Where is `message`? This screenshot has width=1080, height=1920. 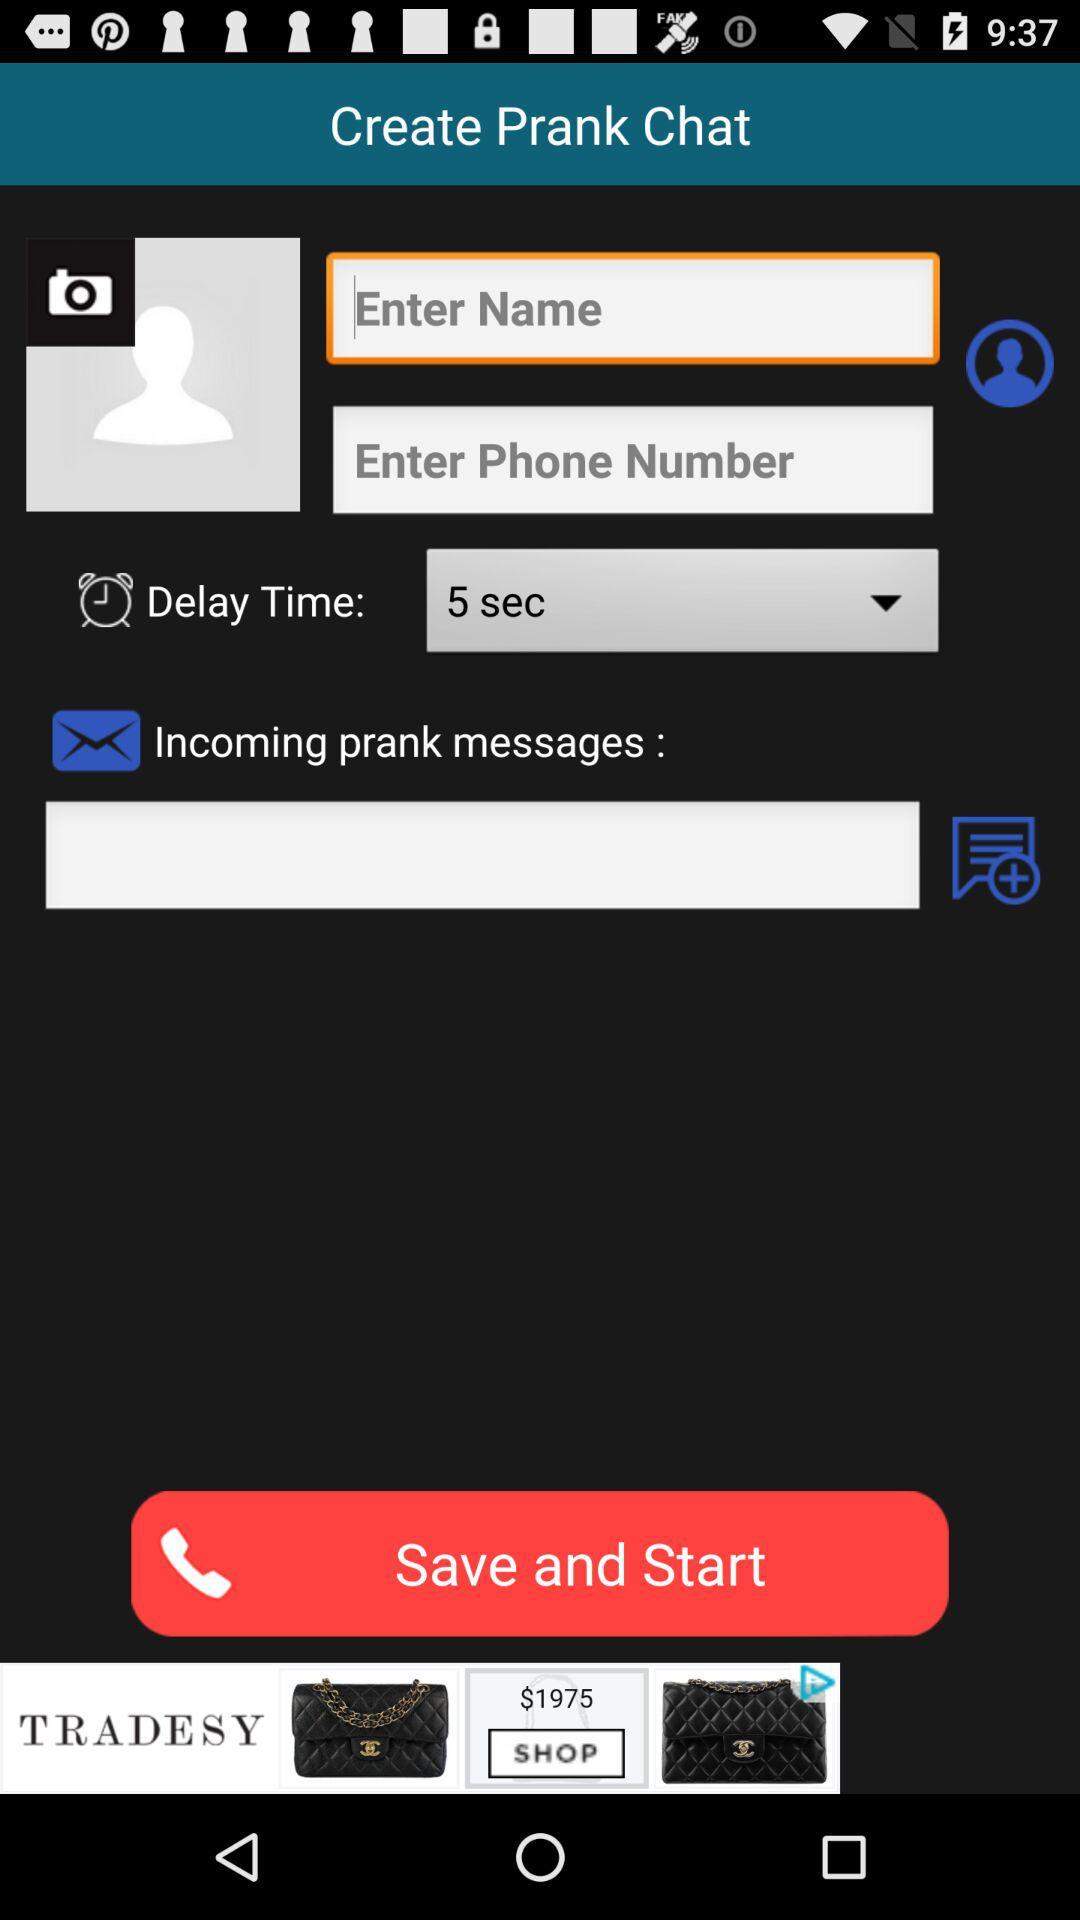 message is located at coordinates (996, 860).